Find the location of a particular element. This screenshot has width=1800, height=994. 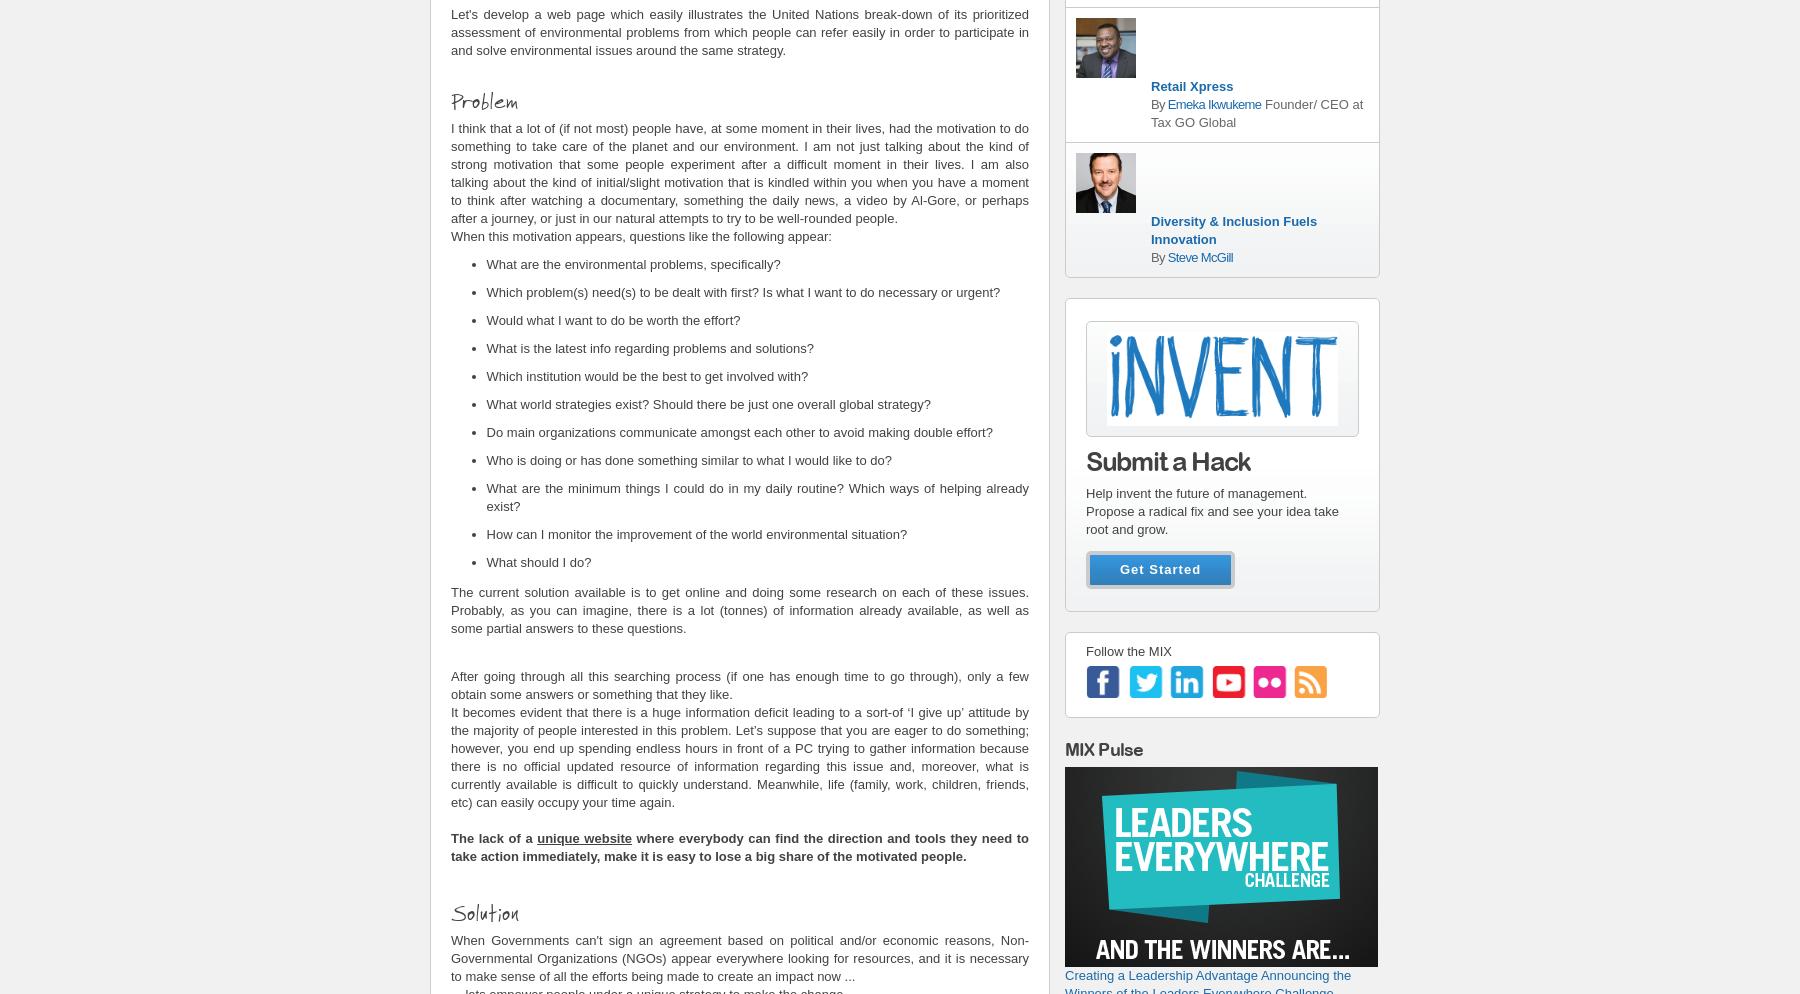

'Submit a Hack' is located at coordinates (1167, 461).